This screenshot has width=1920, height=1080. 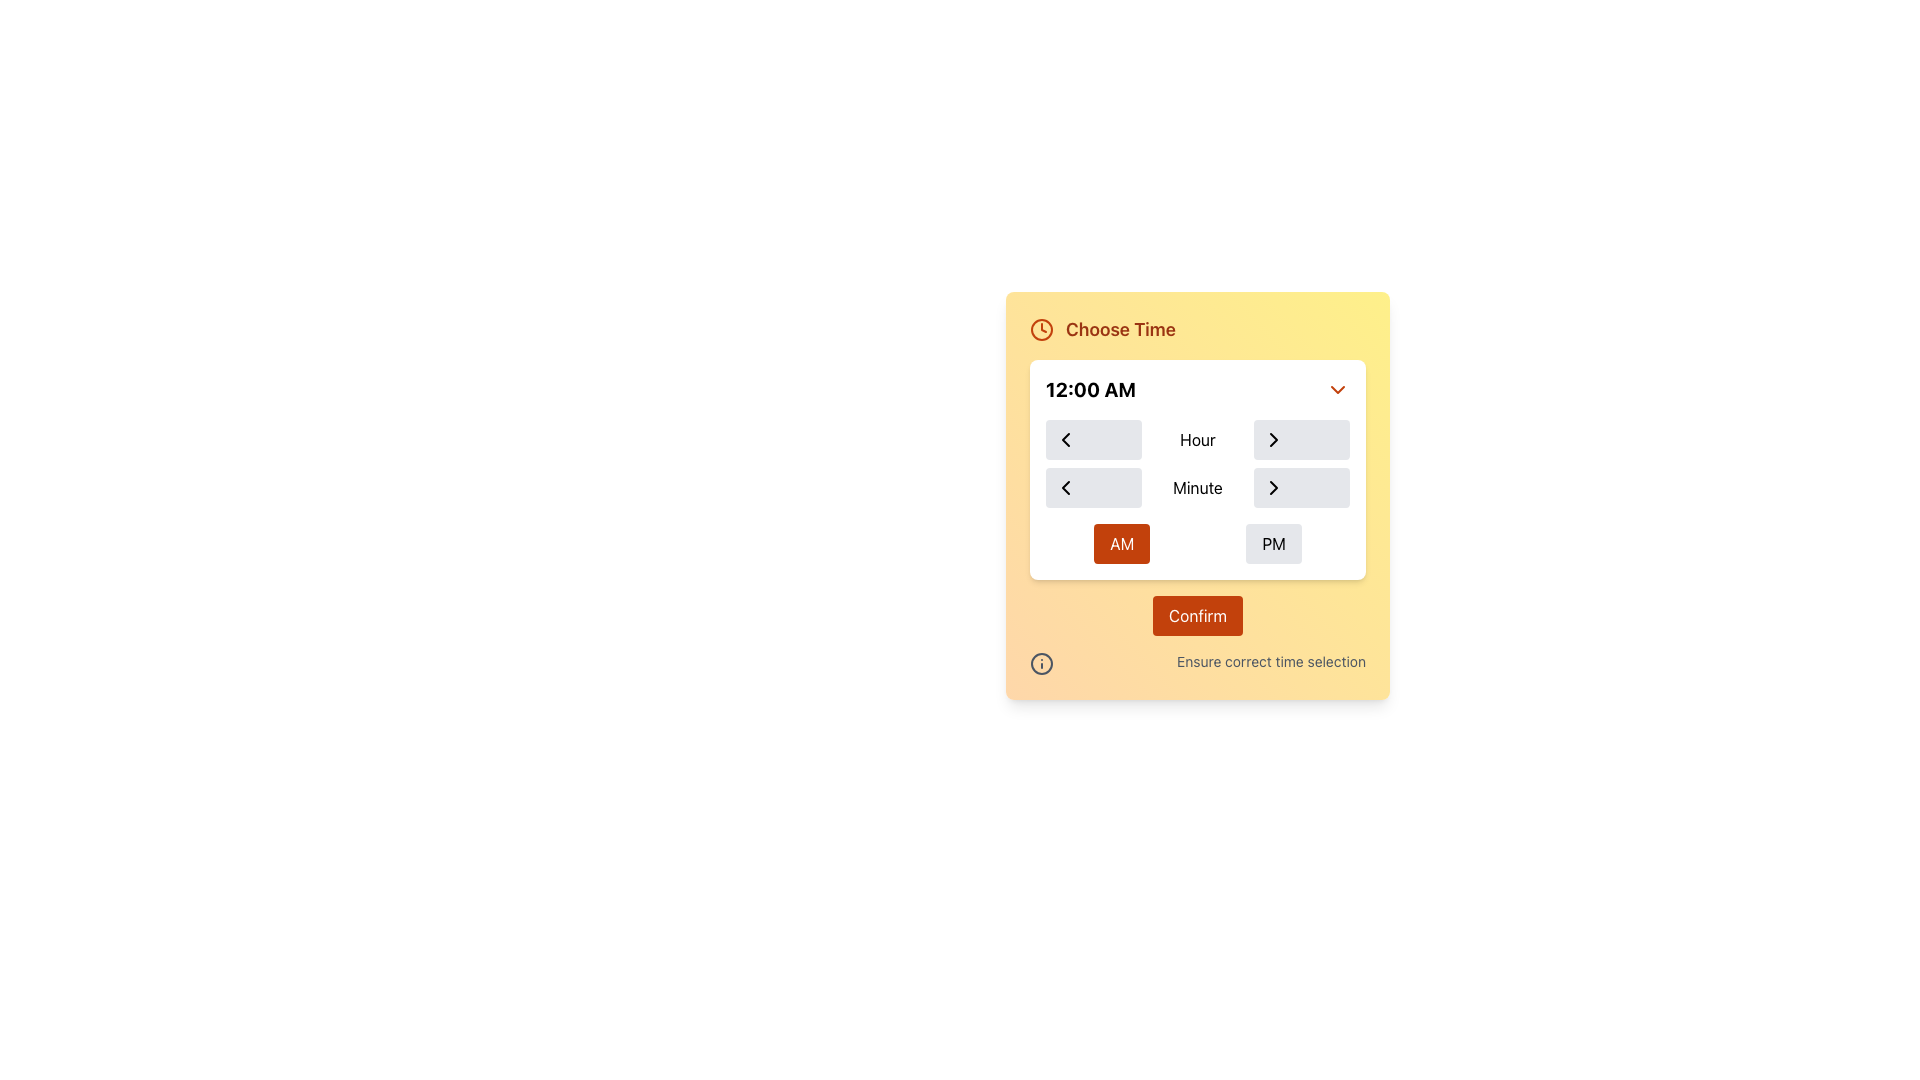 I want to click on the confirmation button located at the bottom of the time-setting modal, just above the instruction text 'Ensure correct time selection', so click(x=1198, y=615).